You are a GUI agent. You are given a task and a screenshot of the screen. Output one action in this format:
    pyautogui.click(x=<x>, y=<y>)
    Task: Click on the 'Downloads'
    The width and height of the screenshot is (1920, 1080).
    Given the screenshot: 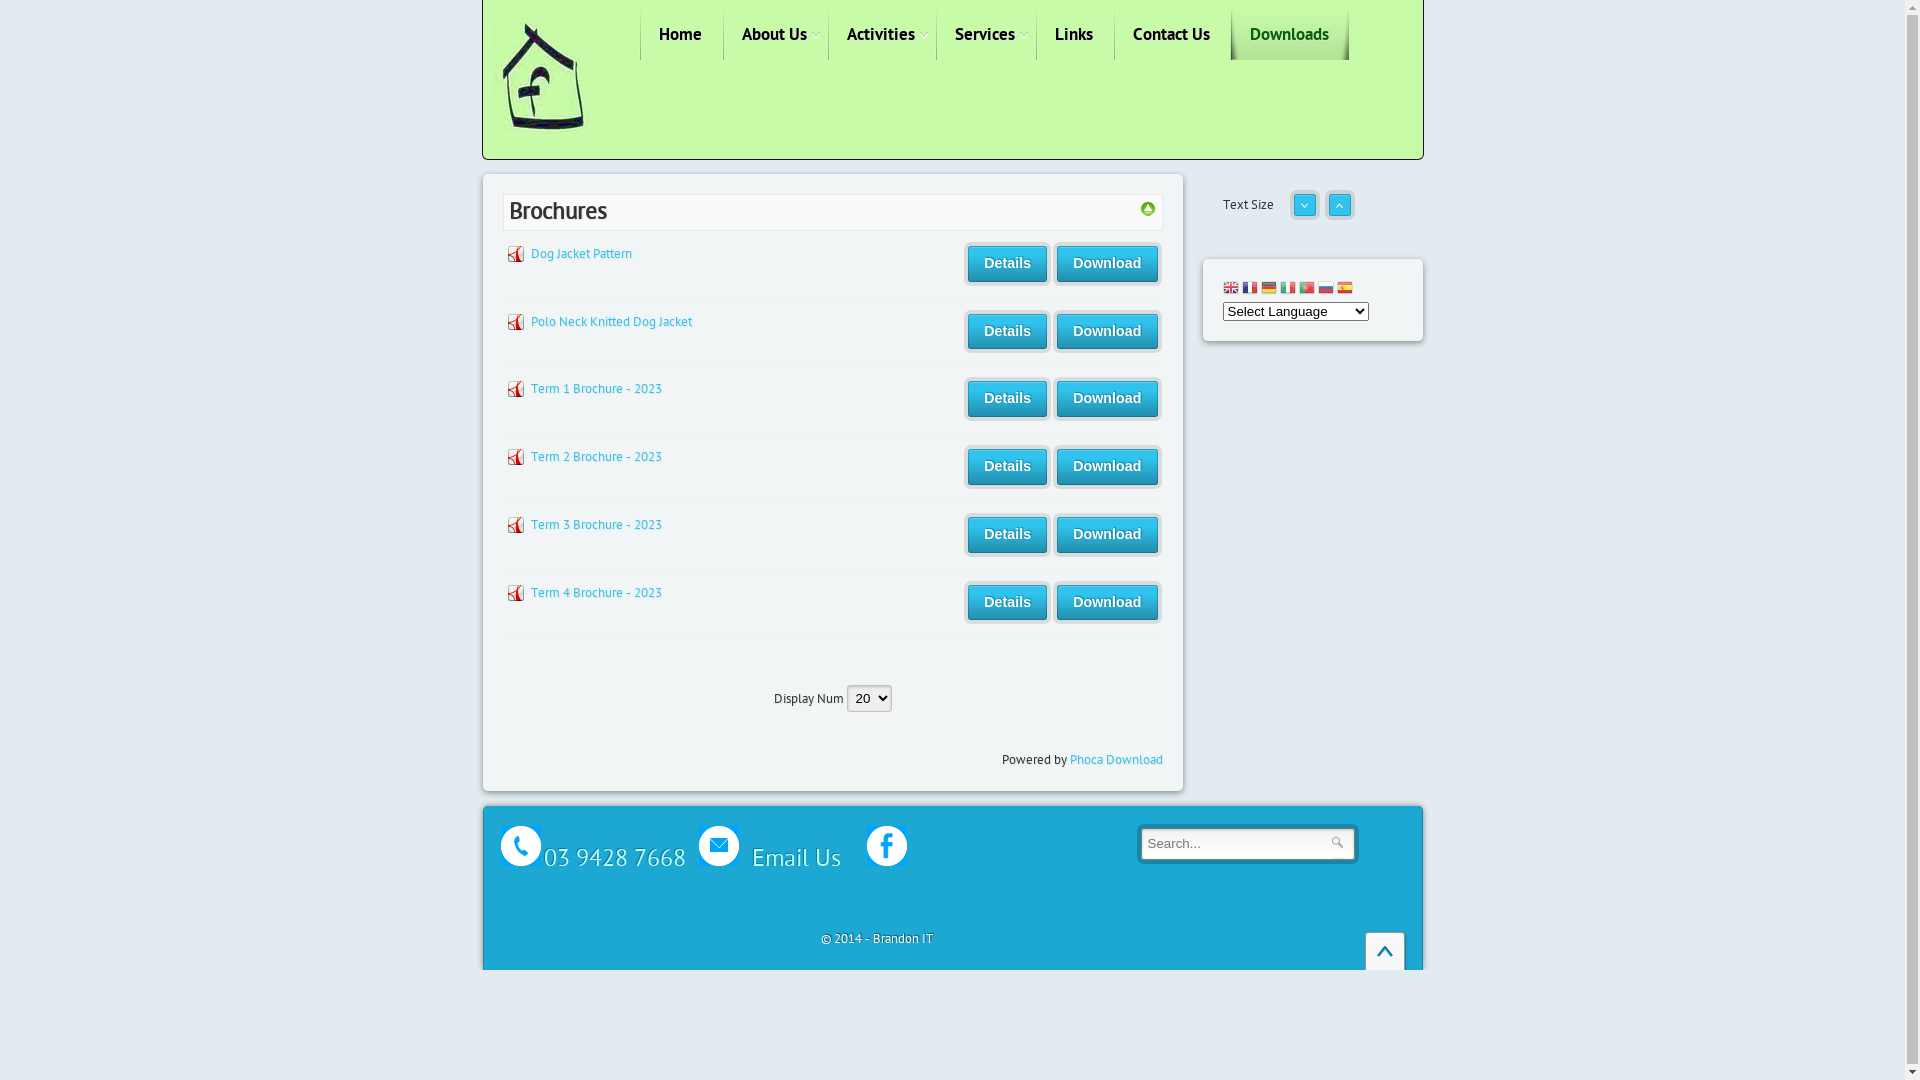 What is the action you would take?
    pyautogui.click(x=1288, y=34)
    